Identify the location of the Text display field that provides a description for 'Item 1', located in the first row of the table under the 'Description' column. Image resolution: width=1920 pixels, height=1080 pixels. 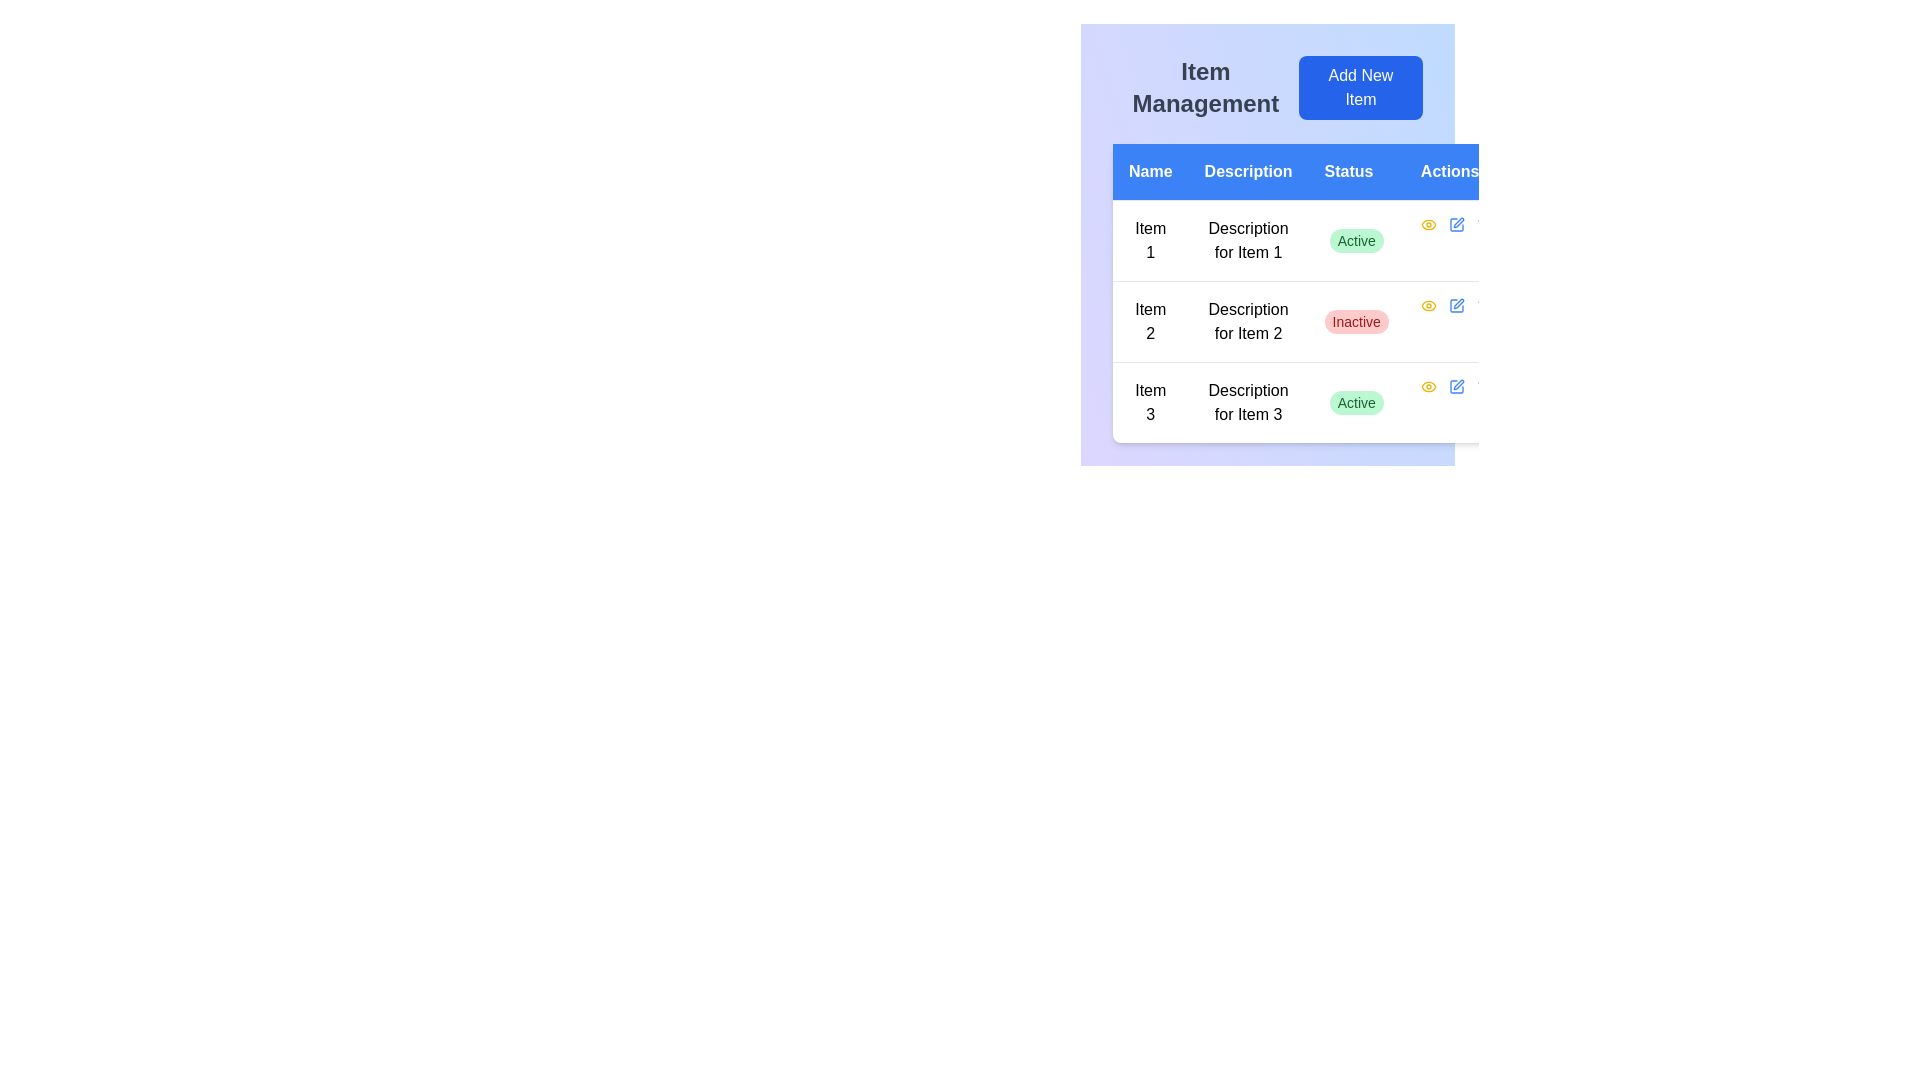
(1247, 239).